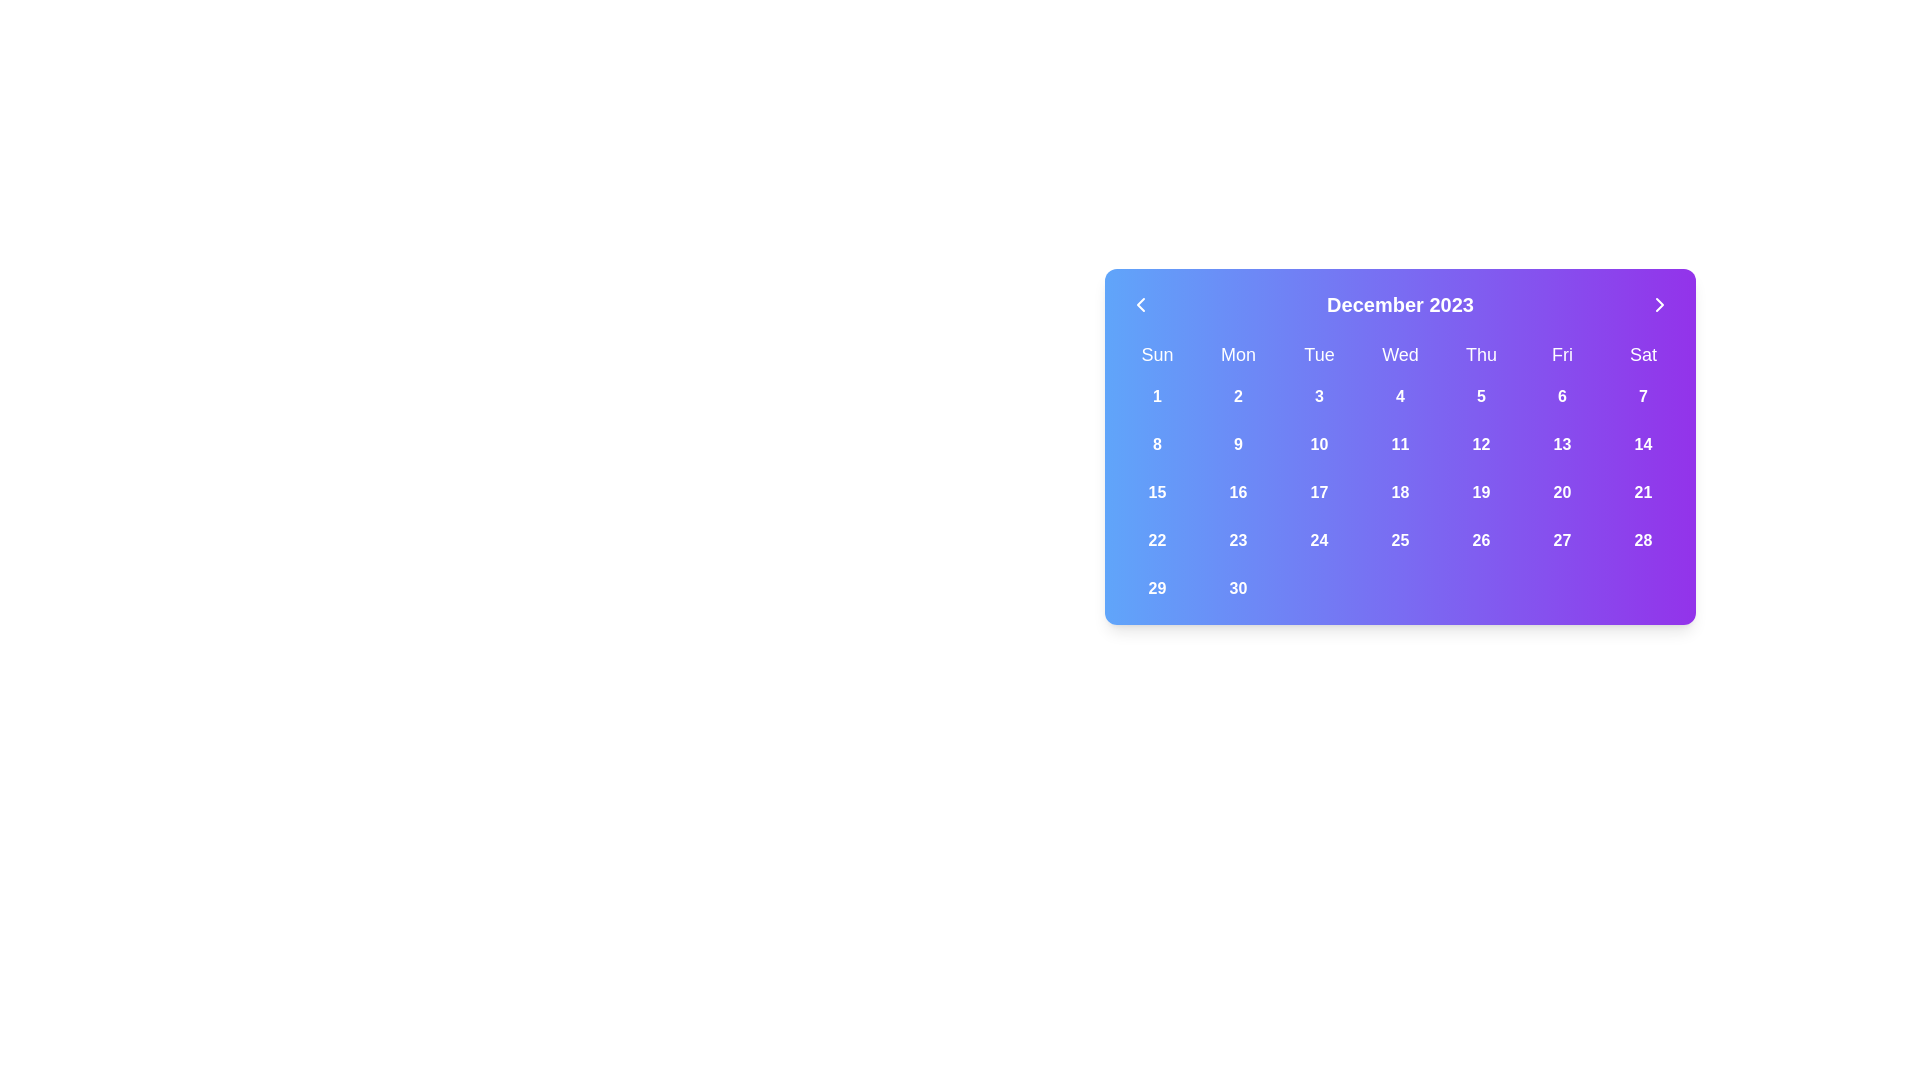 The width and height of the screenshot is (1920, 1080). I want to click on the button with the bold white text '21', which is a rectangular clickable box with a purple background located in the last column of the fourth row in the calendar grid, so click(1643, 493).